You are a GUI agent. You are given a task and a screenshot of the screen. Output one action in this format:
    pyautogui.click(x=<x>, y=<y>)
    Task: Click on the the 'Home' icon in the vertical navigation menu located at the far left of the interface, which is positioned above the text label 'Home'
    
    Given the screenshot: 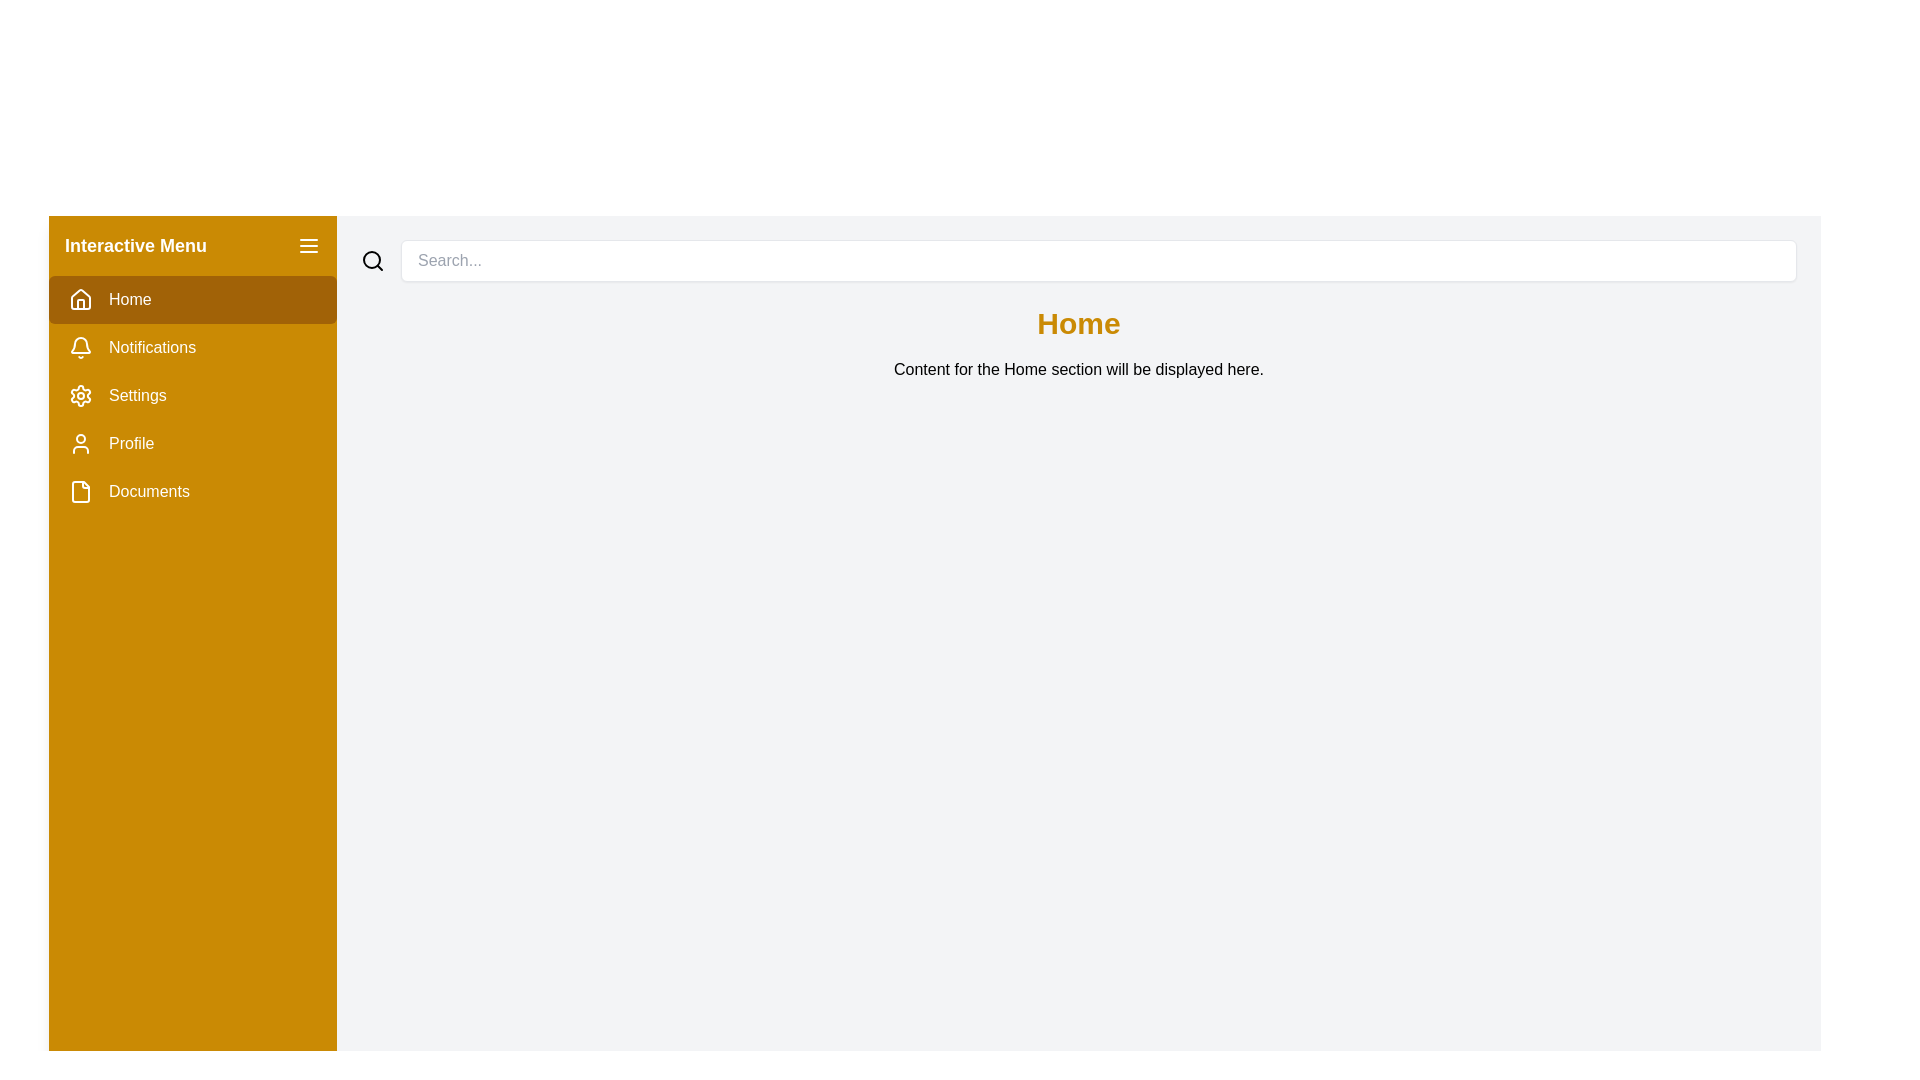 What is the action you would take?
    pyautogui.click(x=80, y=299)
    